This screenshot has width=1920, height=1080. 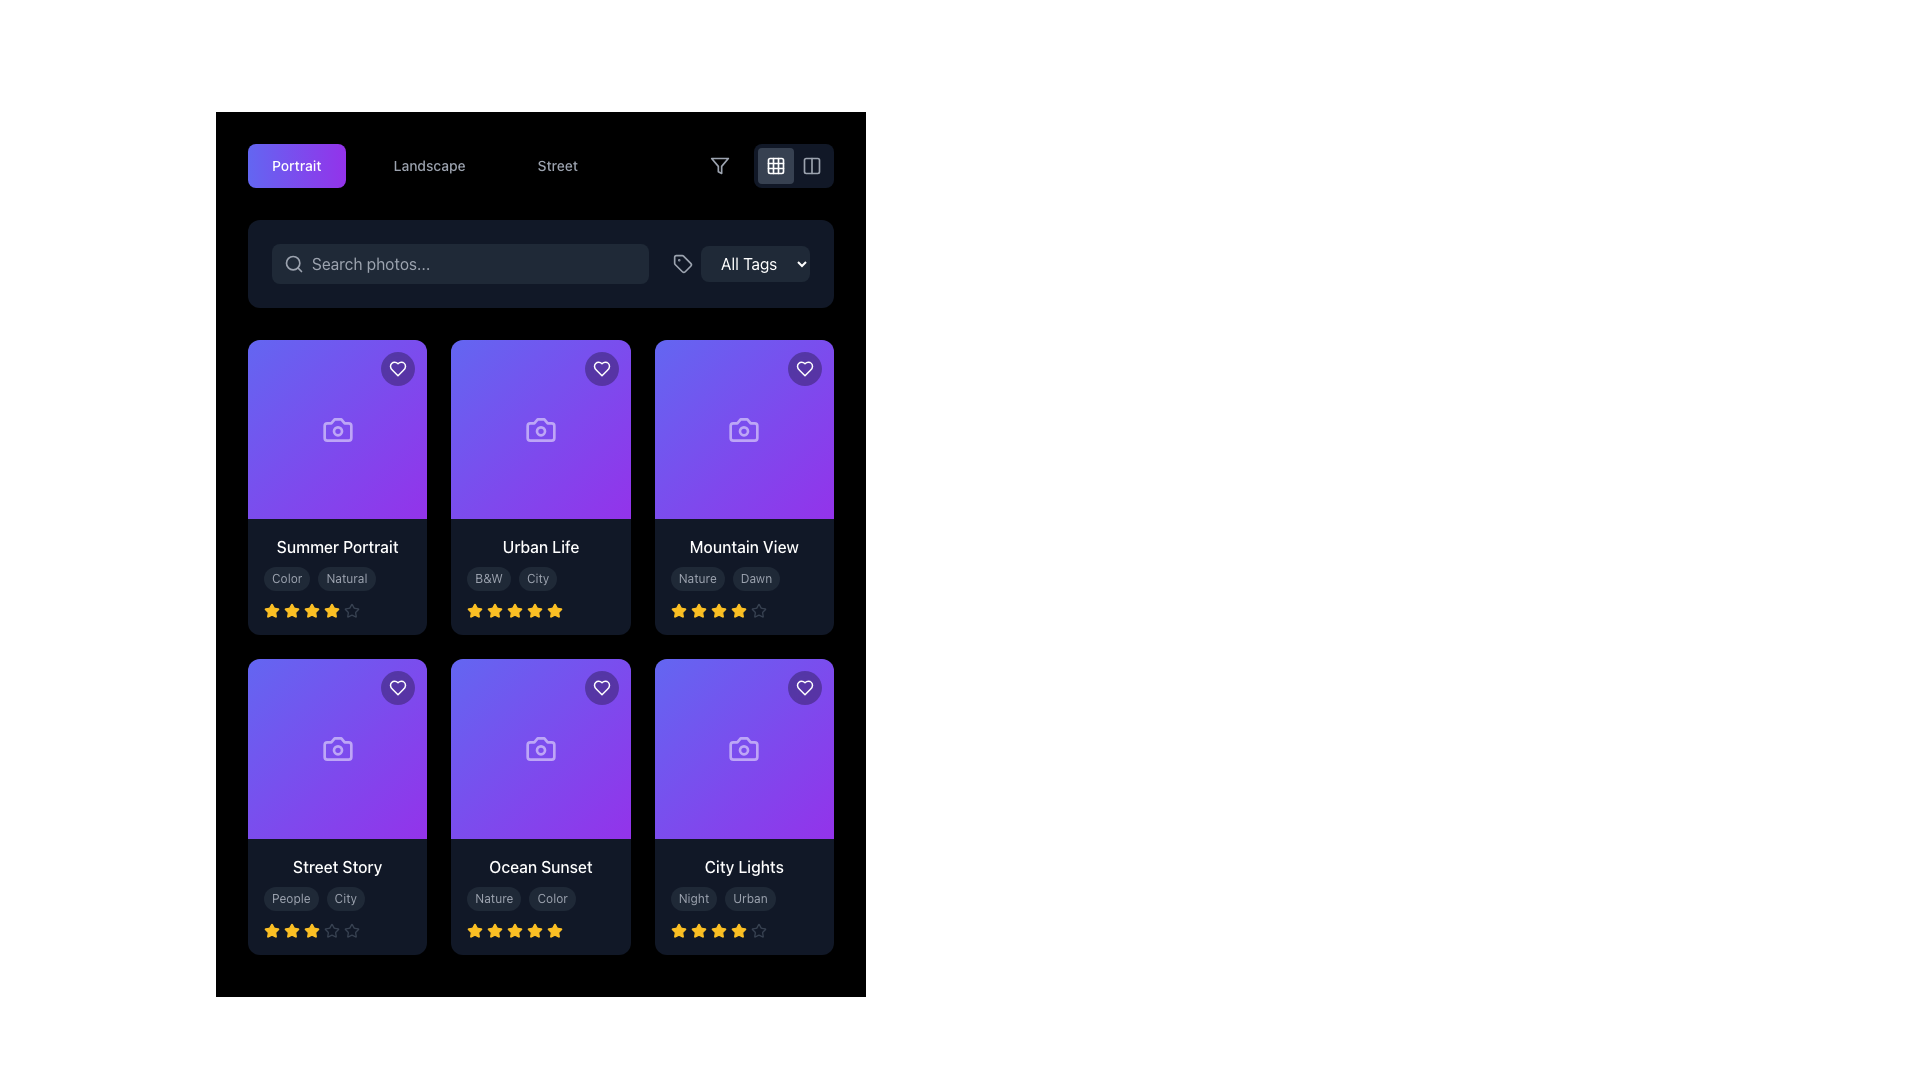 I want to click on the Image Placeholder with a gradient background transitioning from purple to blue, located in the bottom-right position of the grid under the 'City Lights' card, so click(x=743, y=748).